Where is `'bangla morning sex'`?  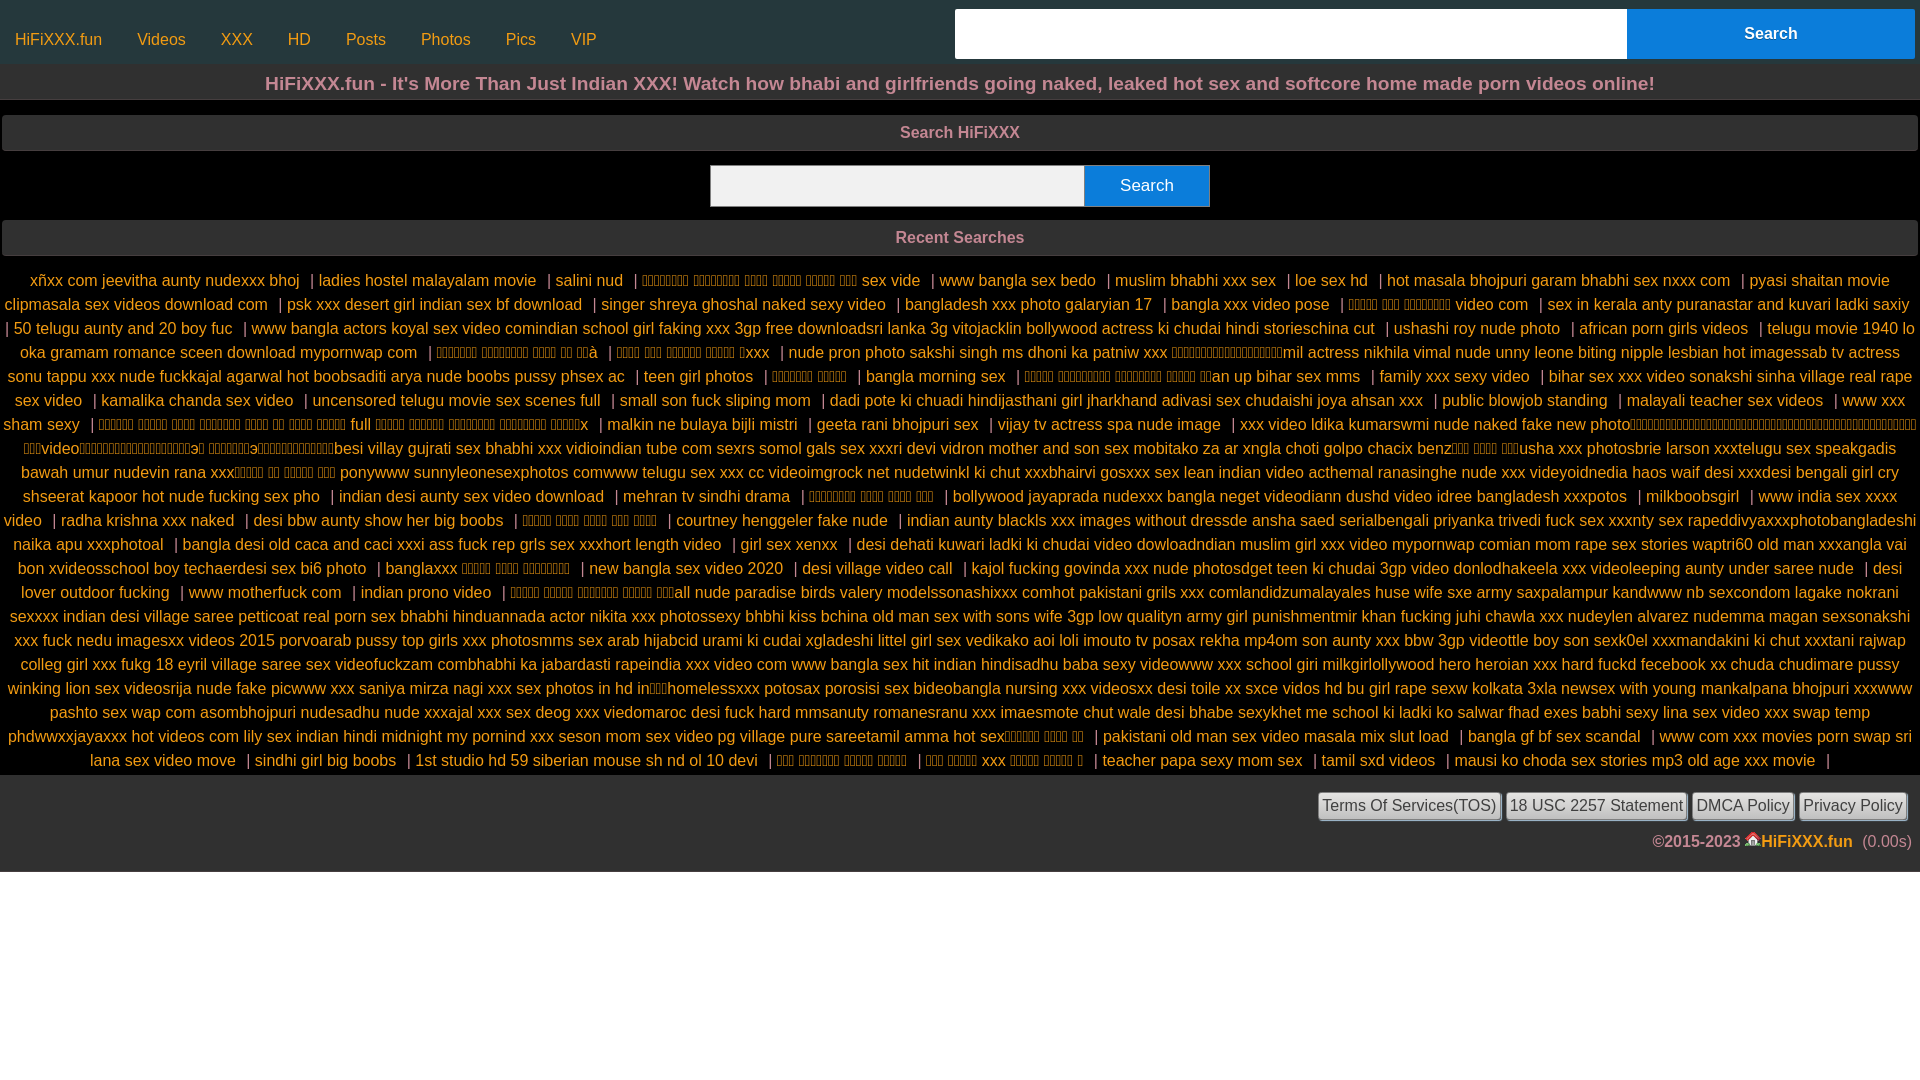
'bangla morning sex' is located at coordinates (935, 376).